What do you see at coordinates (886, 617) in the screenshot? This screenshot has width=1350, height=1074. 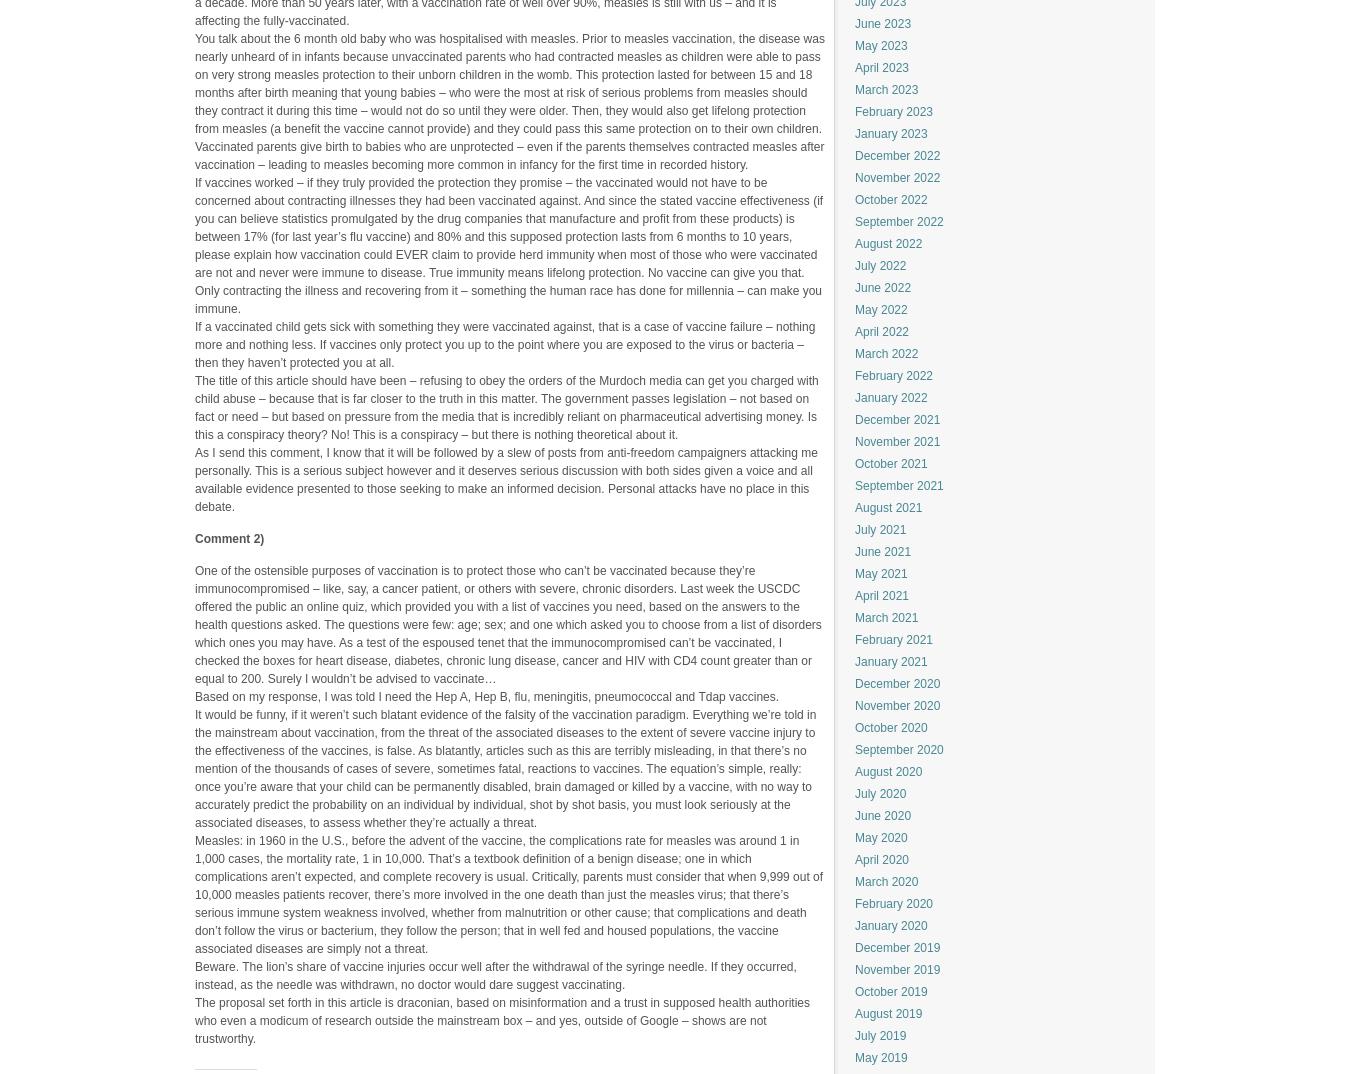 I see `'March 2021'` at bounding box center [886, 617].